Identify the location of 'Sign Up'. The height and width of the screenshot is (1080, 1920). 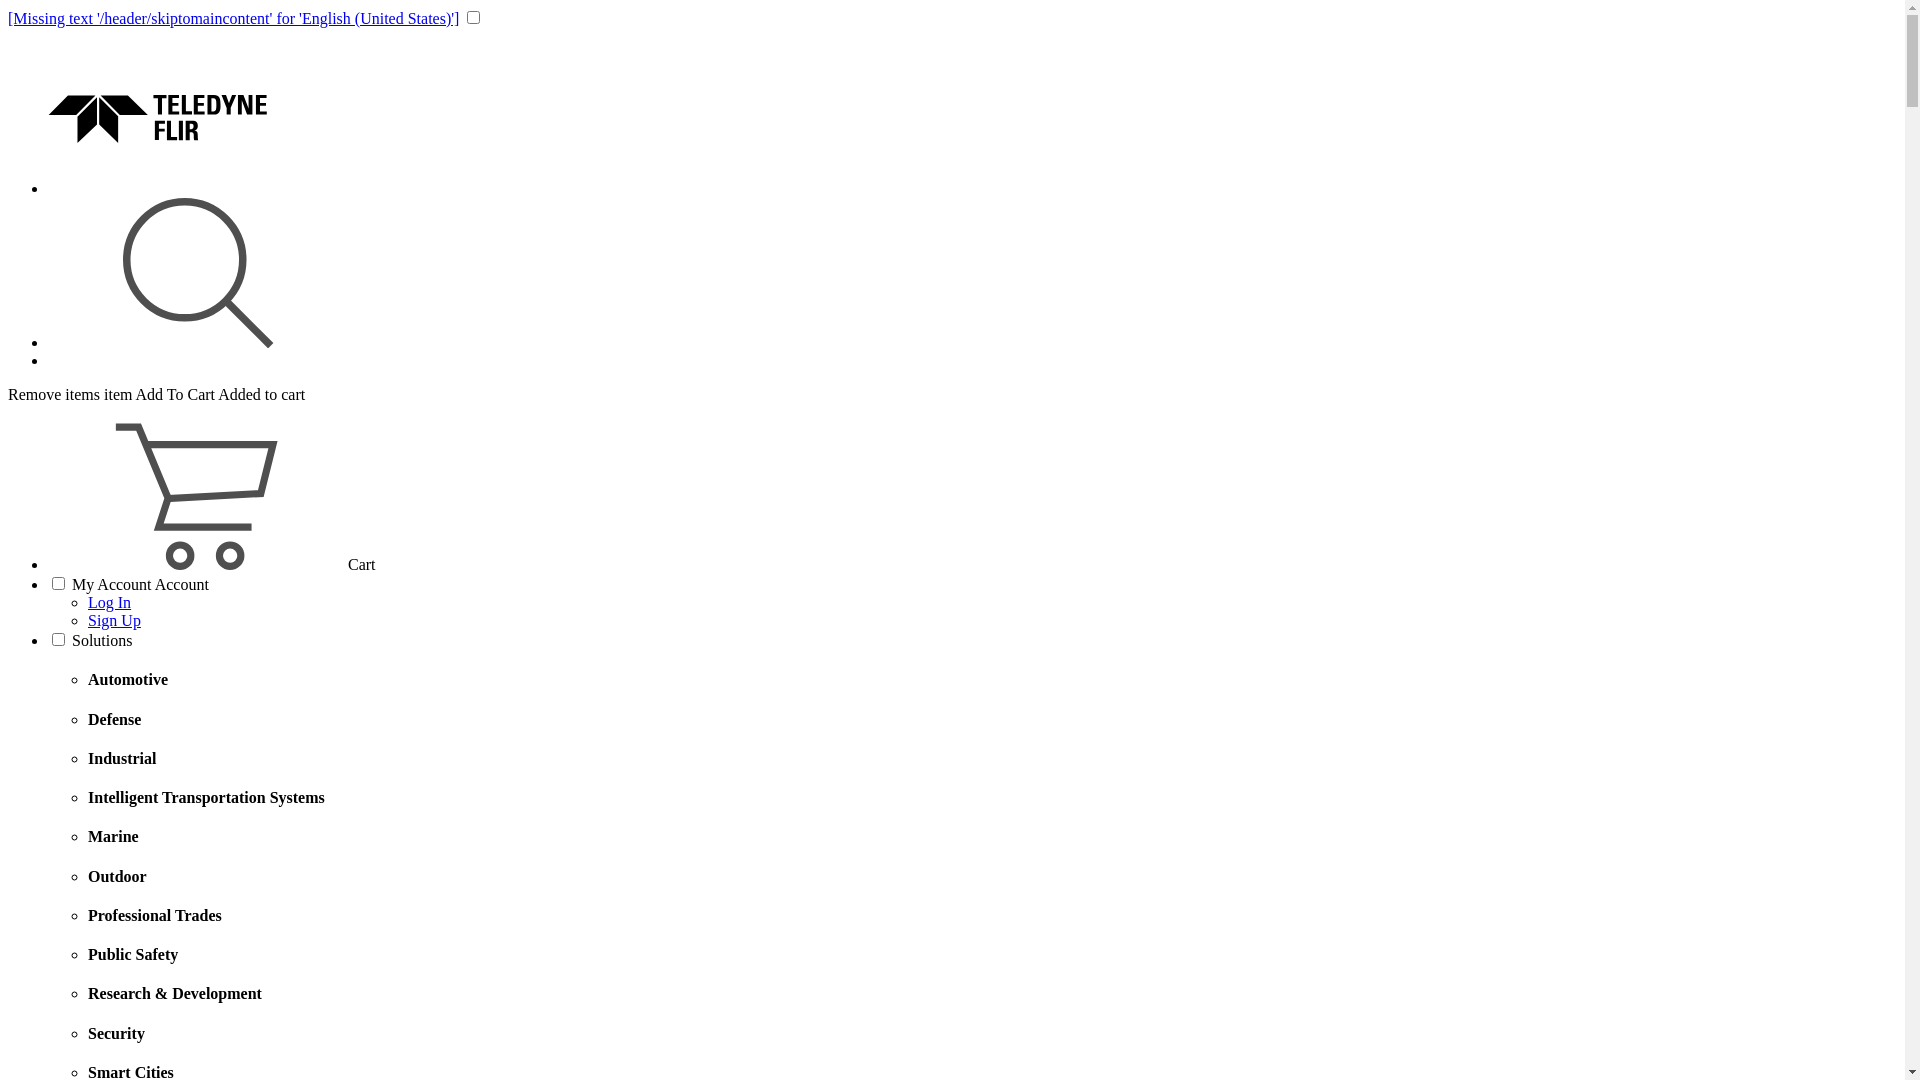
(113, 619).